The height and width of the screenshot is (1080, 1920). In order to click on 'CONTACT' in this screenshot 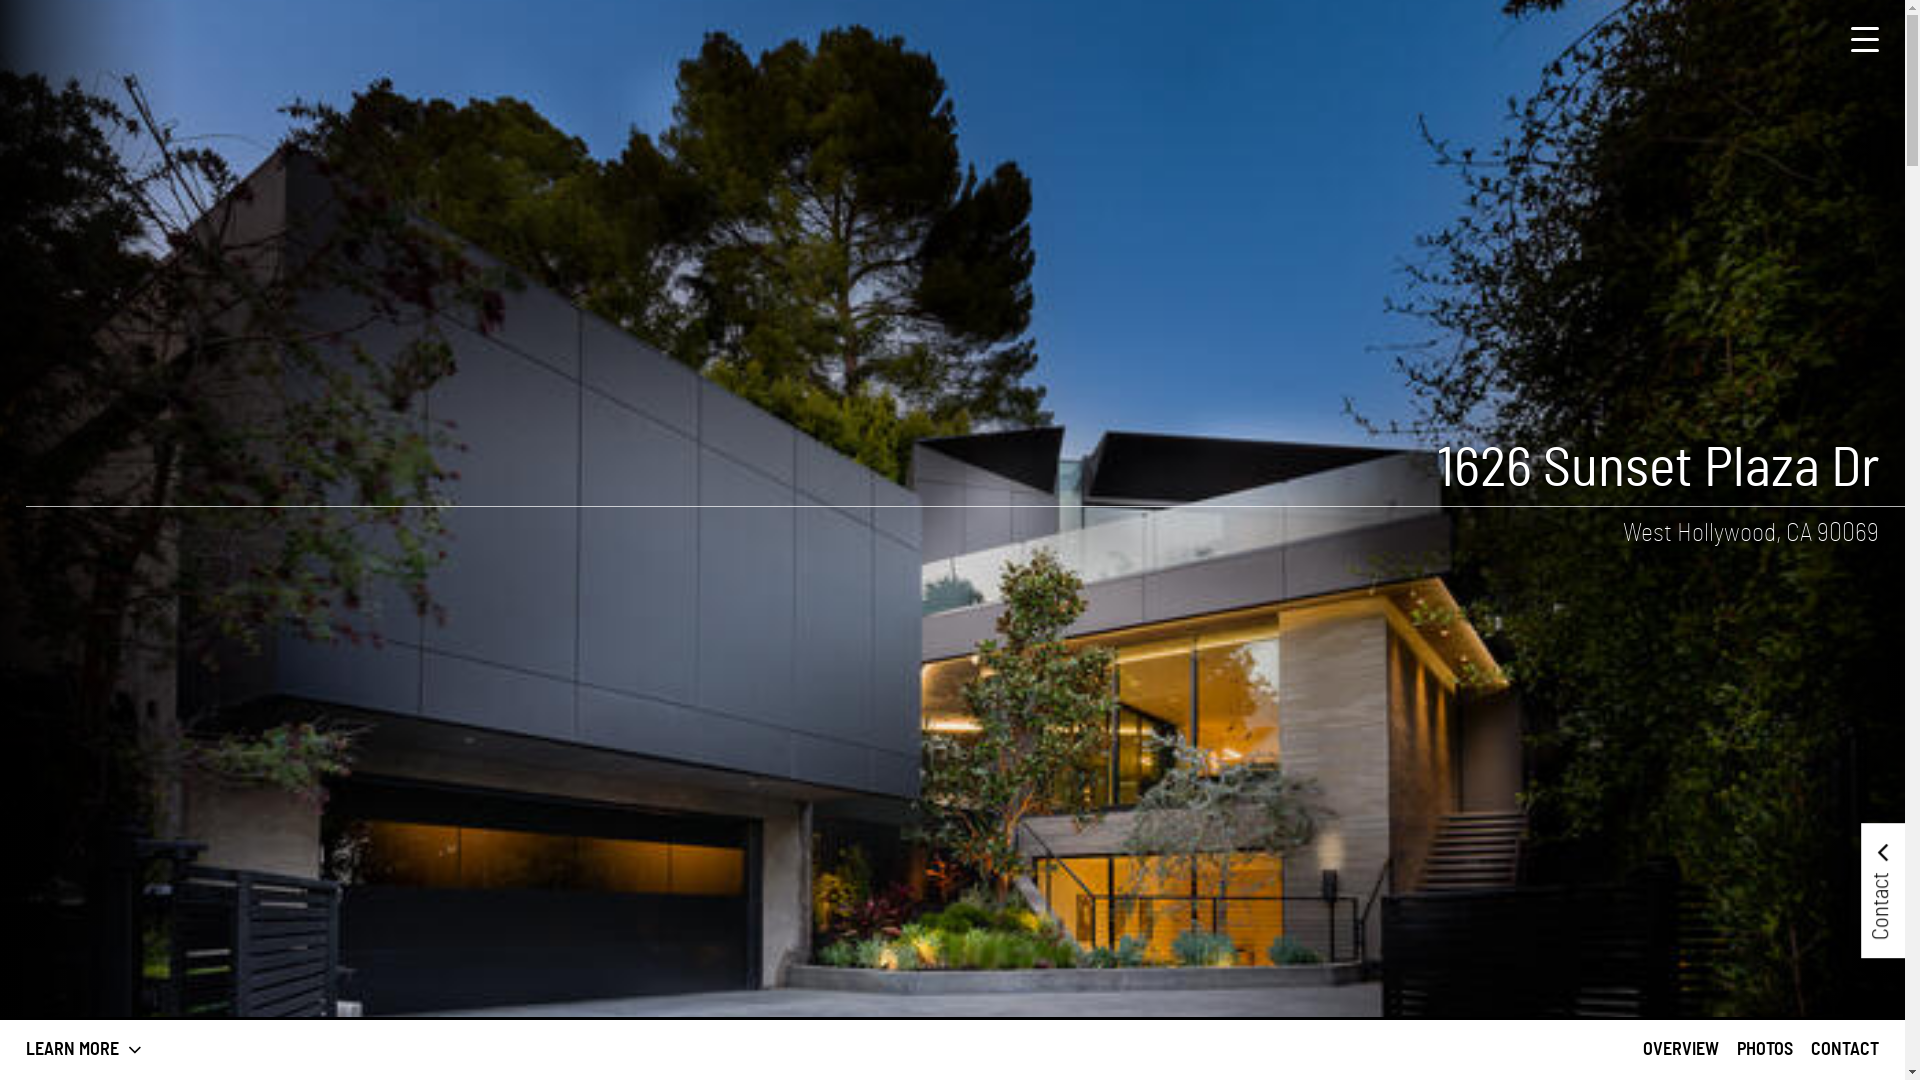, I will do `click(1810, 1048)`.